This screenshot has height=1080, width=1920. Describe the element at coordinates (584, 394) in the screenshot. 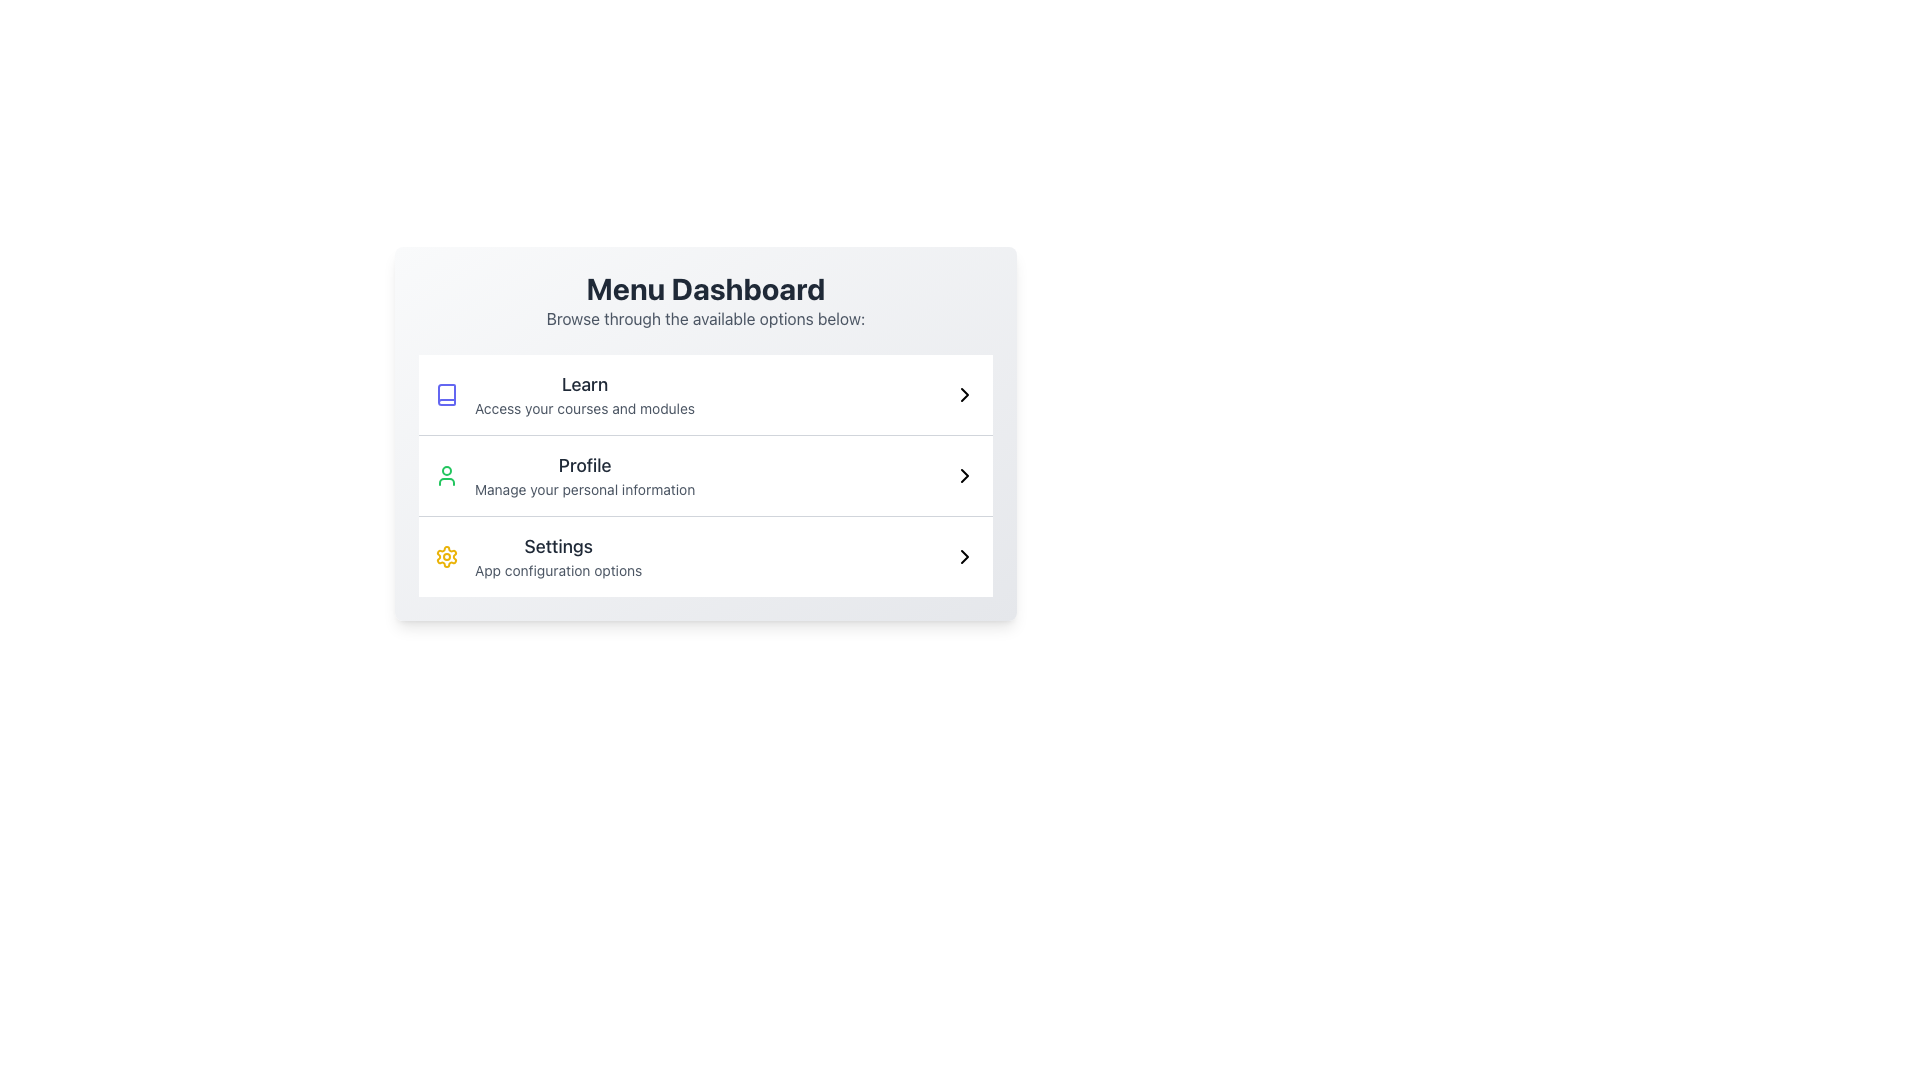

I see `the text-based menu description component that reads 'Learn' and 'Access your courses and modules', located in the first segment under the 'Menu Dashboard'` at that location.